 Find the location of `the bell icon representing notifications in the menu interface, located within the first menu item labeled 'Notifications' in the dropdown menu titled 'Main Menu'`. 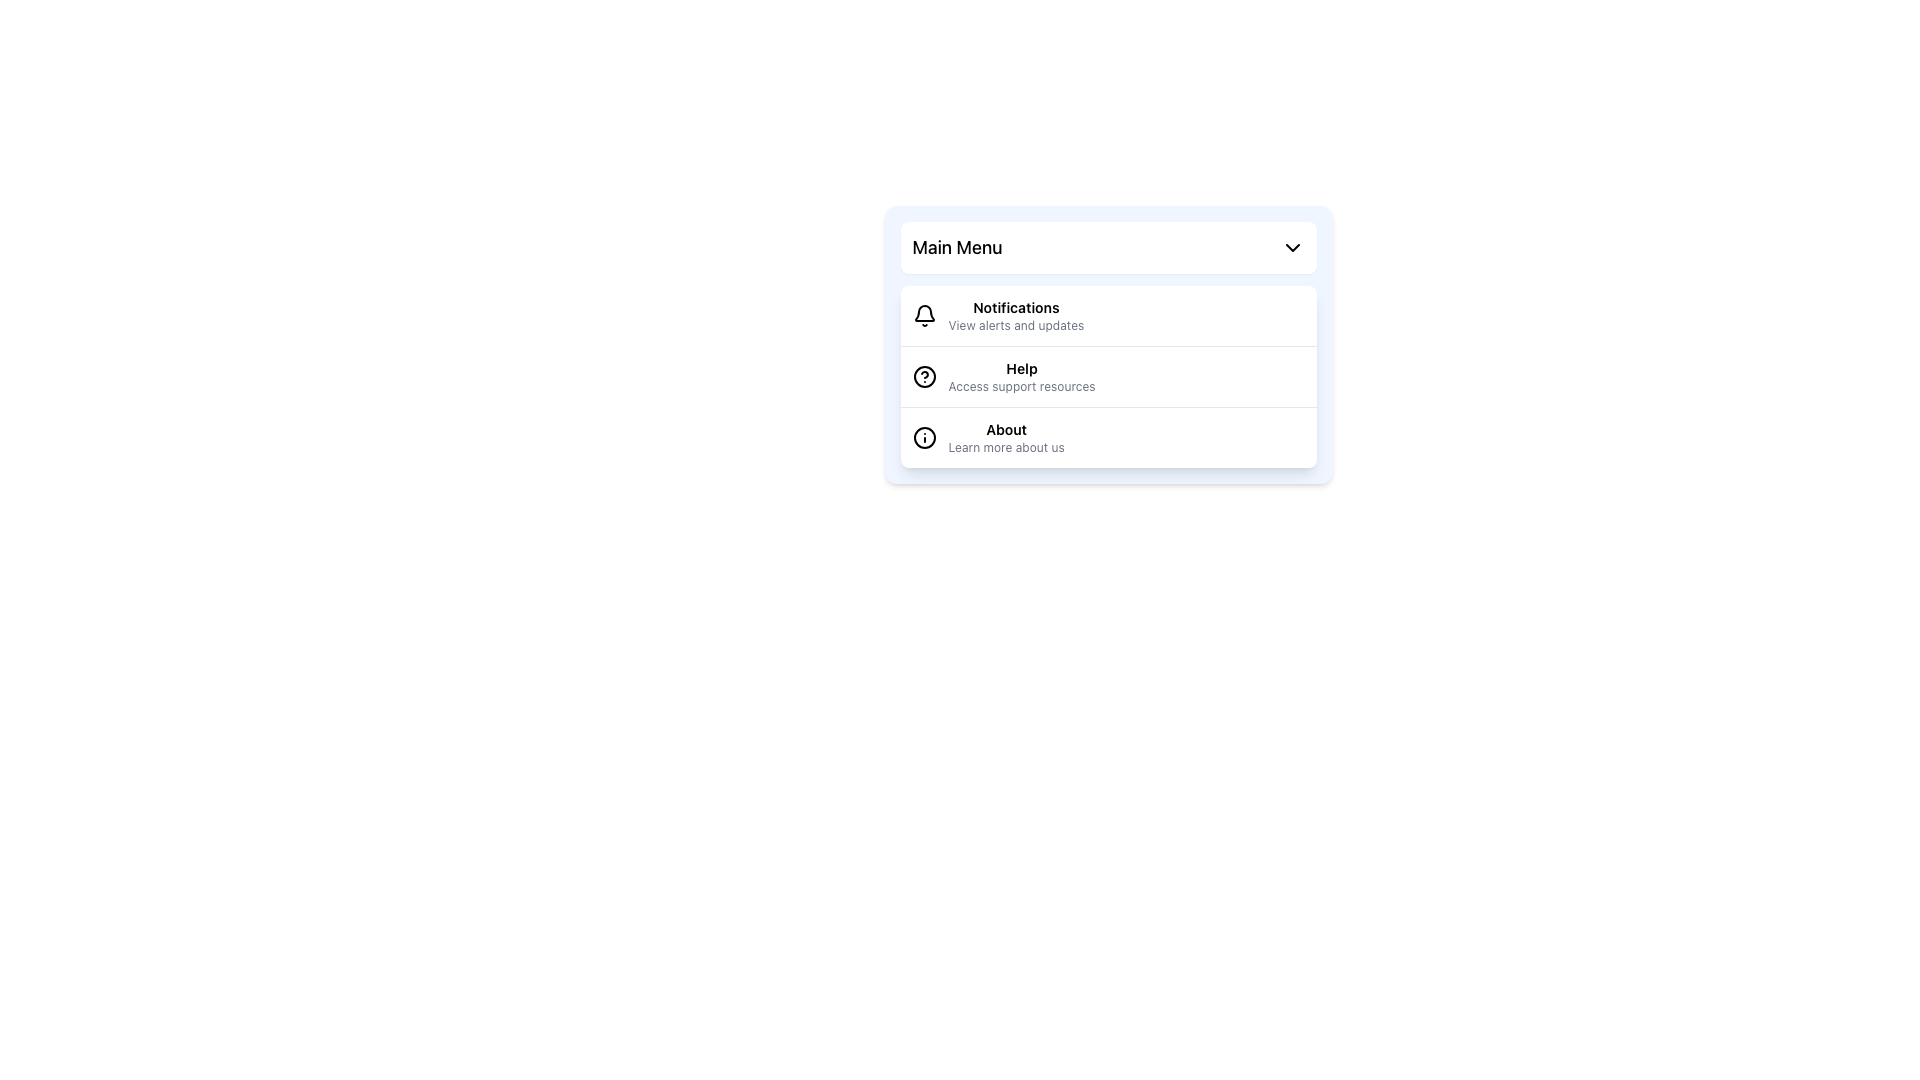

the bell icon representing notifications in the menu interface, located within the first menu item labeled 'Notifications' in the dropdown menu titled 'Main Menu' is located at coordinates (923, 313).